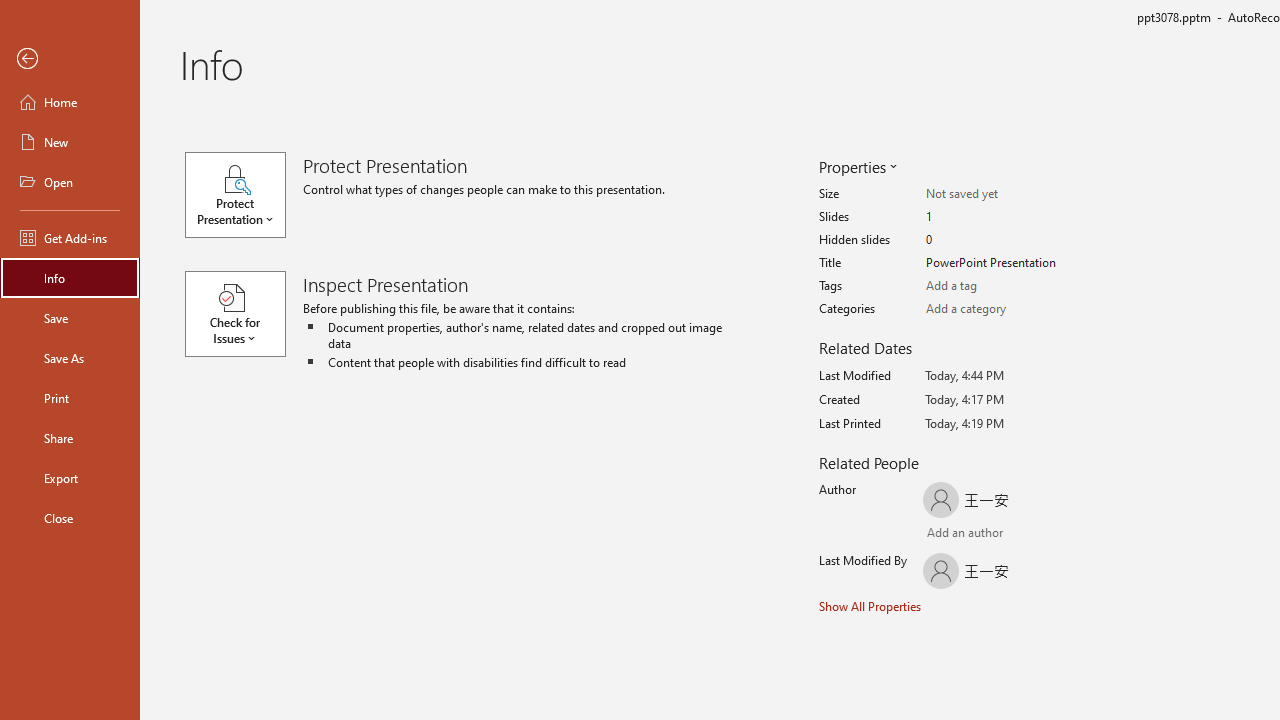 This screenshot has width=1280, height=720. What do you see at coordinates (69, 478) in the screenshot?
I see `'Export'` at bounding box center [69, 478].